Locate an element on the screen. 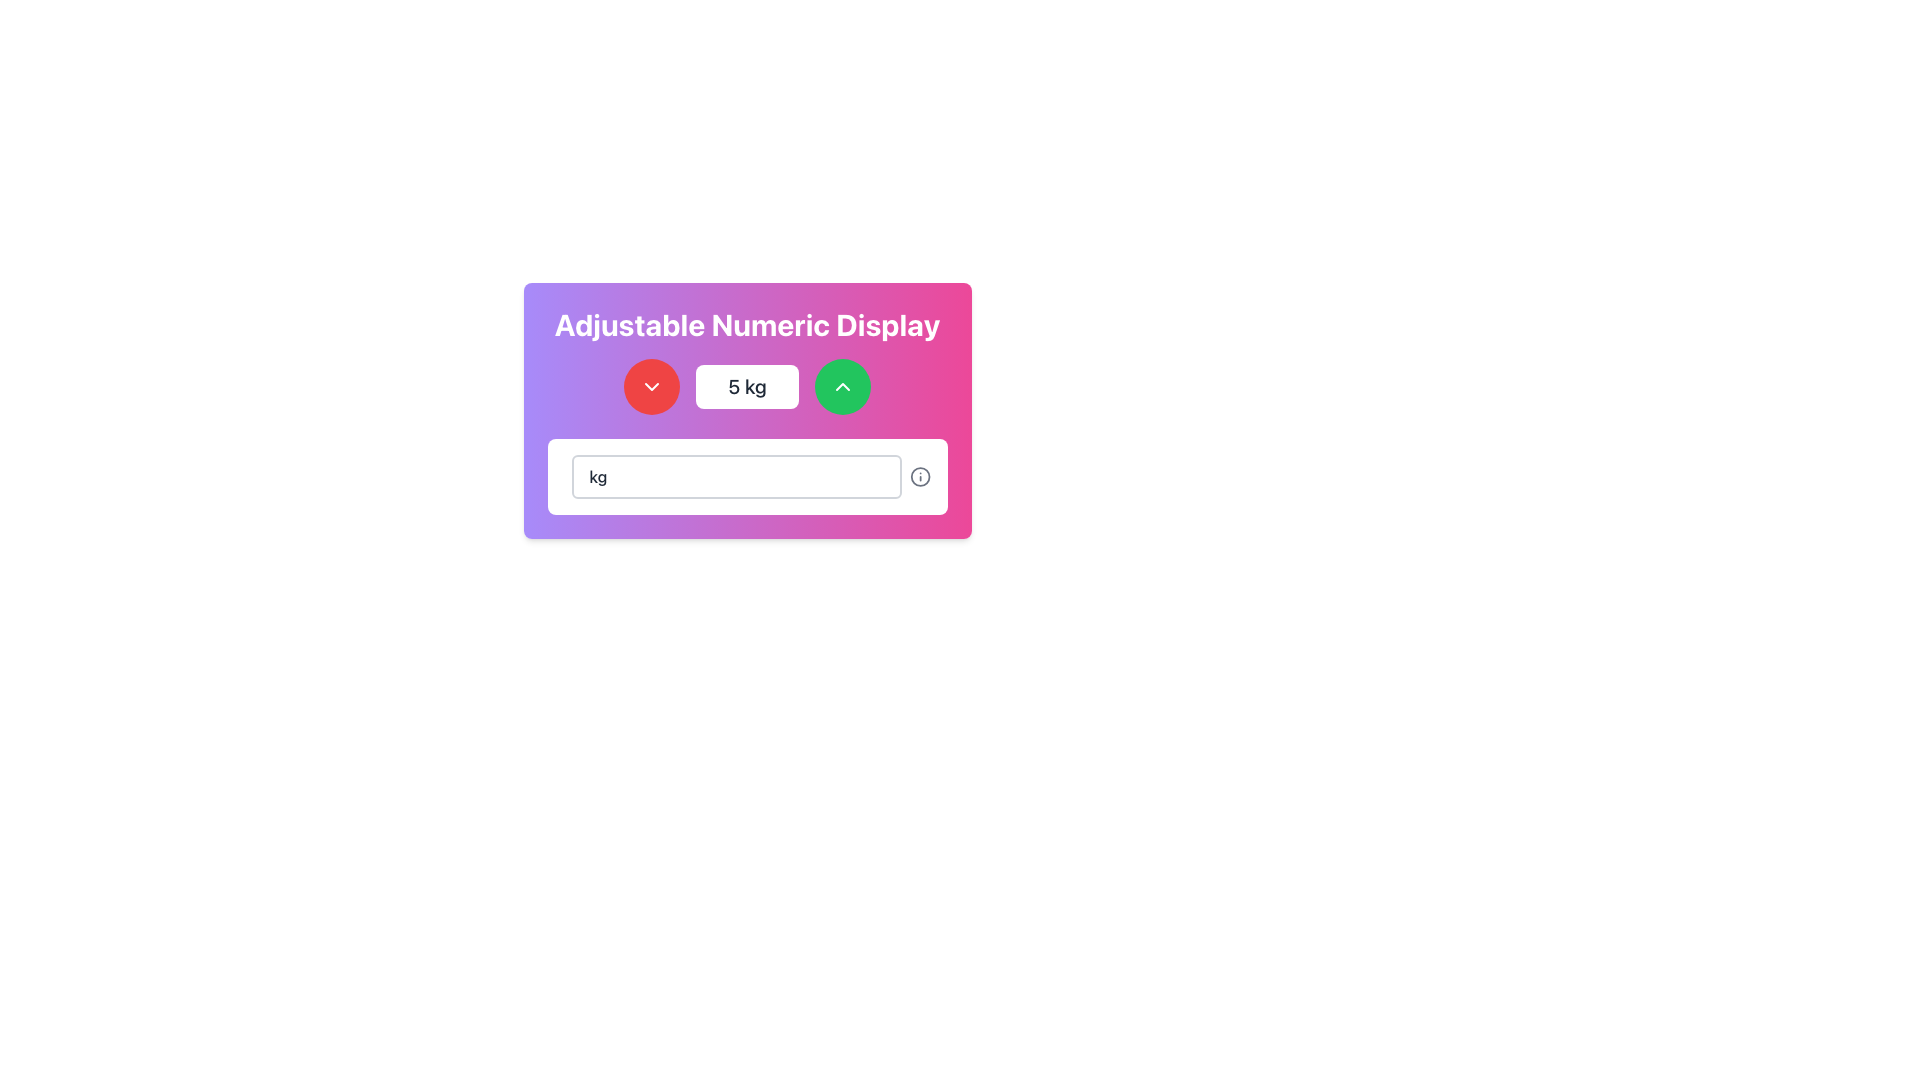 The height and width of the screenshot is (1080, 1920). the informational icon located to the right of the 'kg' text input field is located at coordinates (919, 477).